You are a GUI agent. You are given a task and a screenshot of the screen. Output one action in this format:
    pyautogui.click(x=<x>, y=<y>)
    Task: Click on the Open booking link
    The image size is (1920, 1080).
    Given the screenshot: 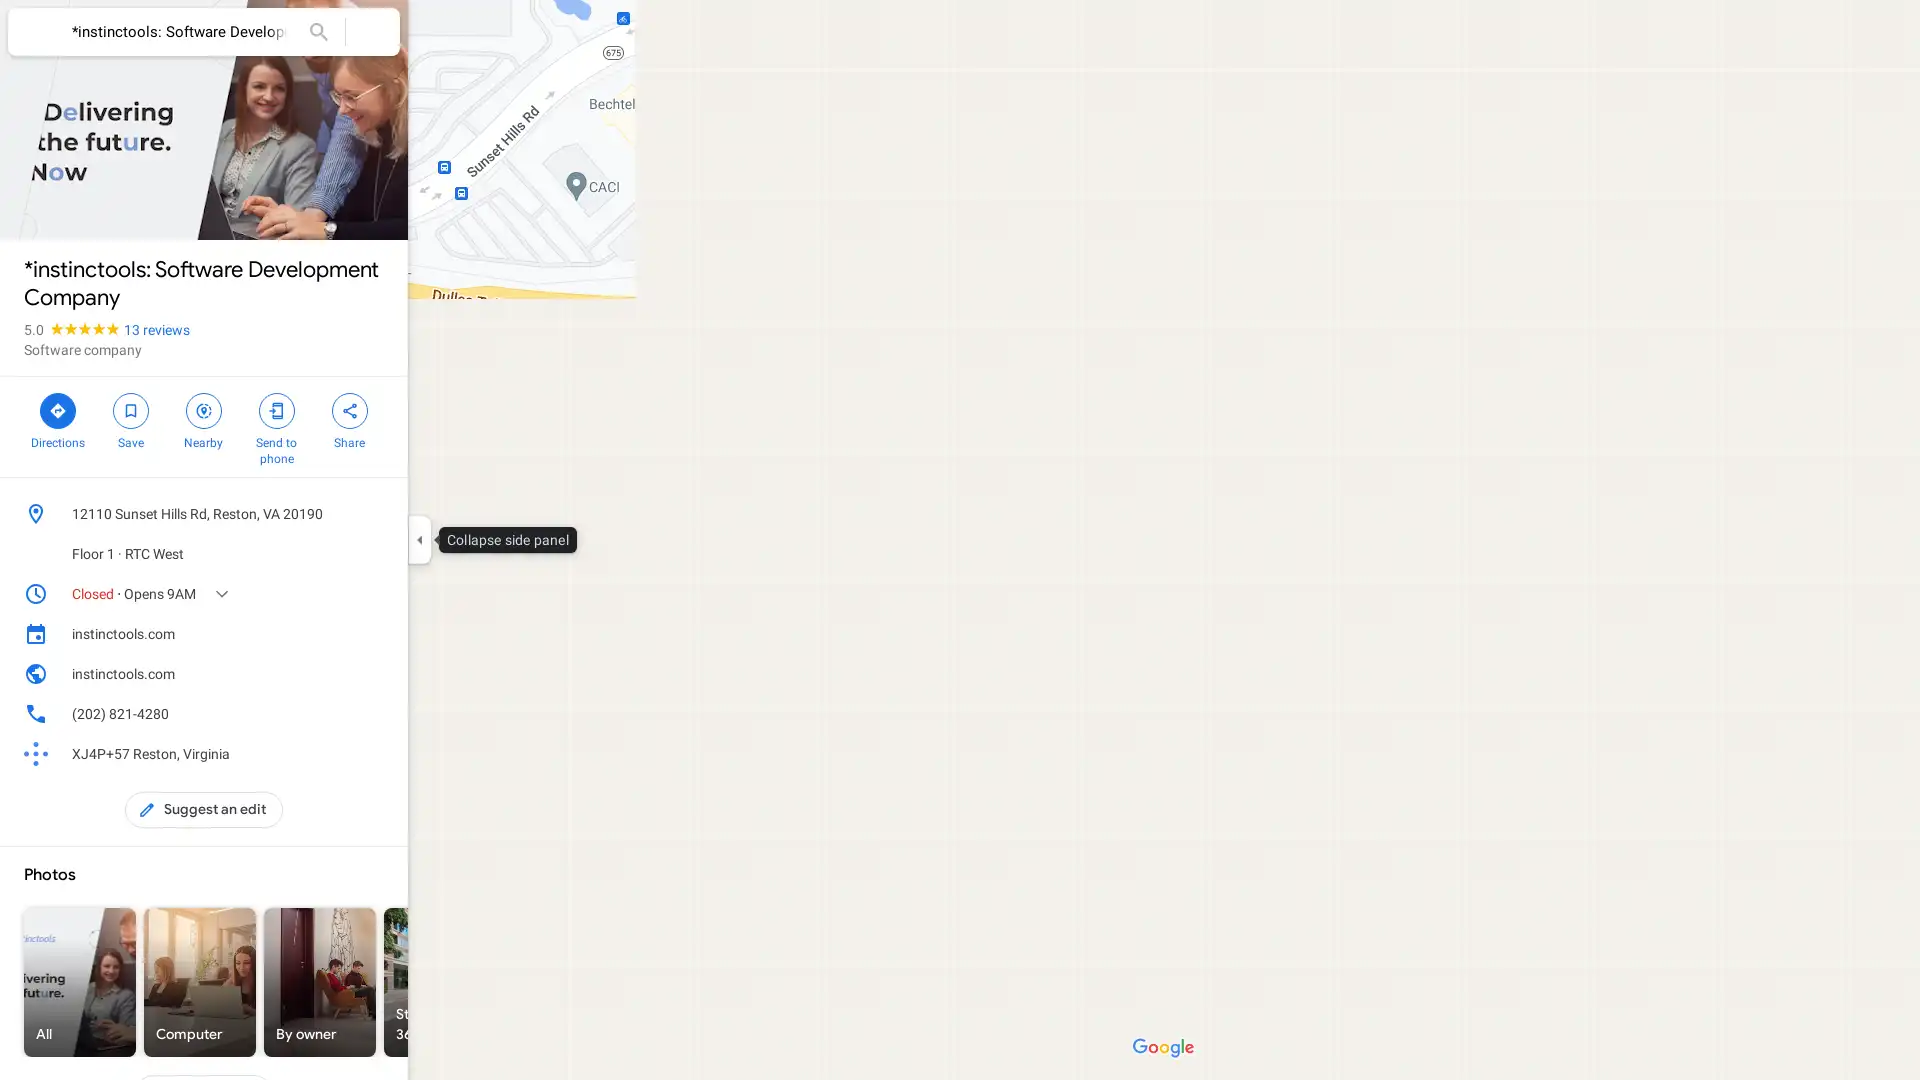 What is the action you would take?
    pyautogui.click(x=374, y=633)
    